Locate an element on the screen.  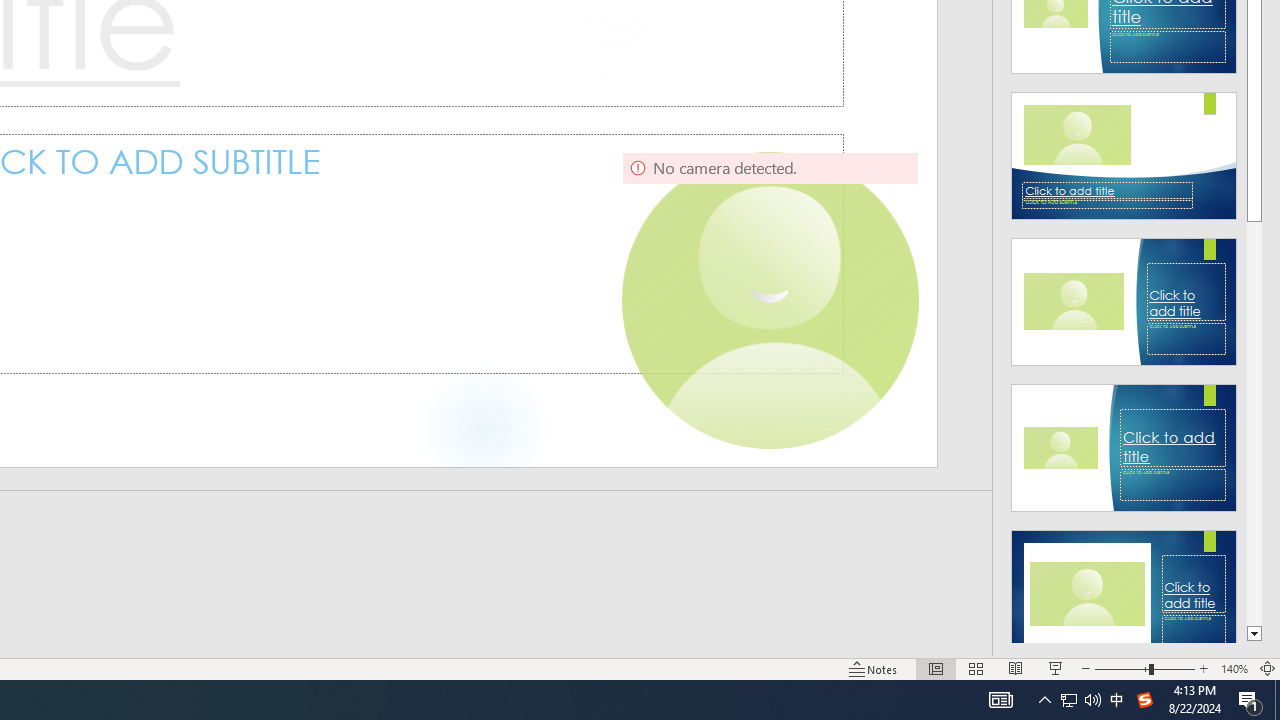
'Zoom 140%' is located at coordinates (1233, 669).